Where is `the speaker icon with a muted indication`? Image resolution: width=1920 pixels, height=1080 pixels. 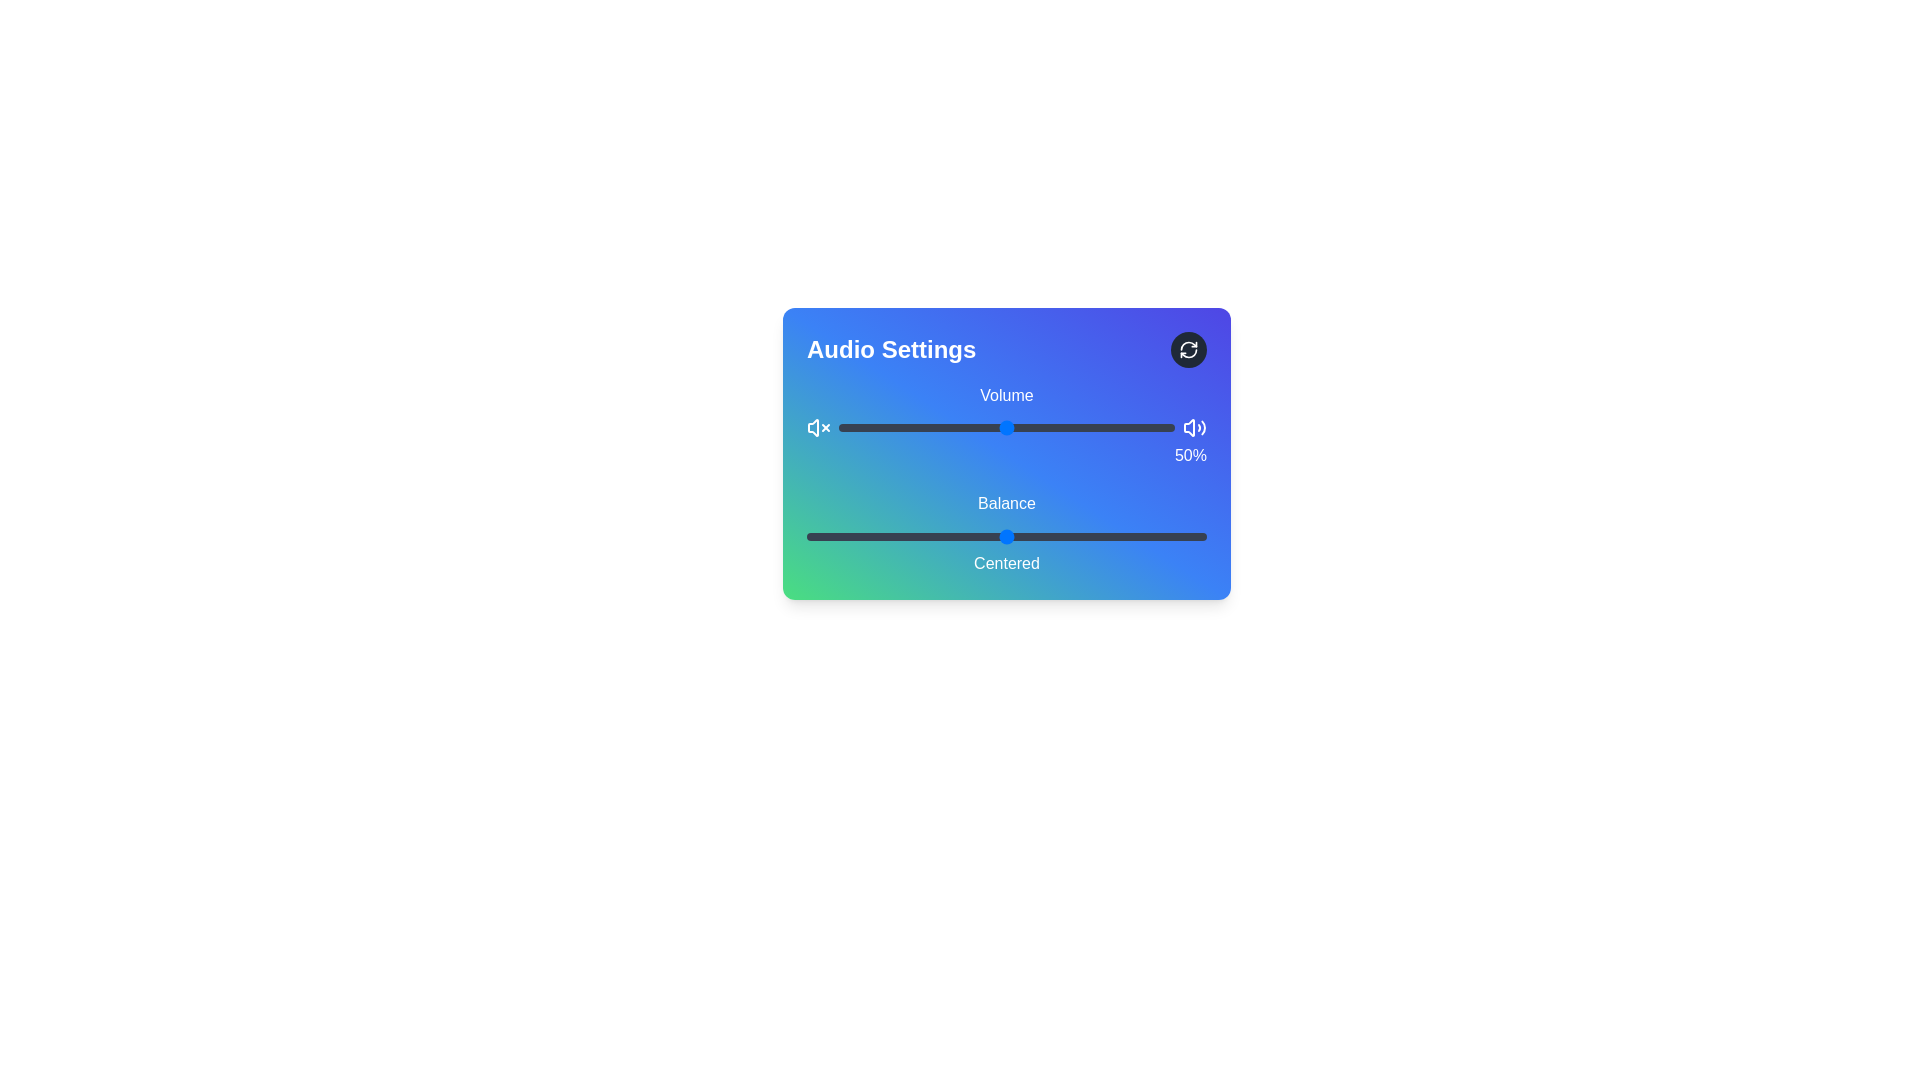
the speaker icon with a muted indication is located at coordinates (813, 427).